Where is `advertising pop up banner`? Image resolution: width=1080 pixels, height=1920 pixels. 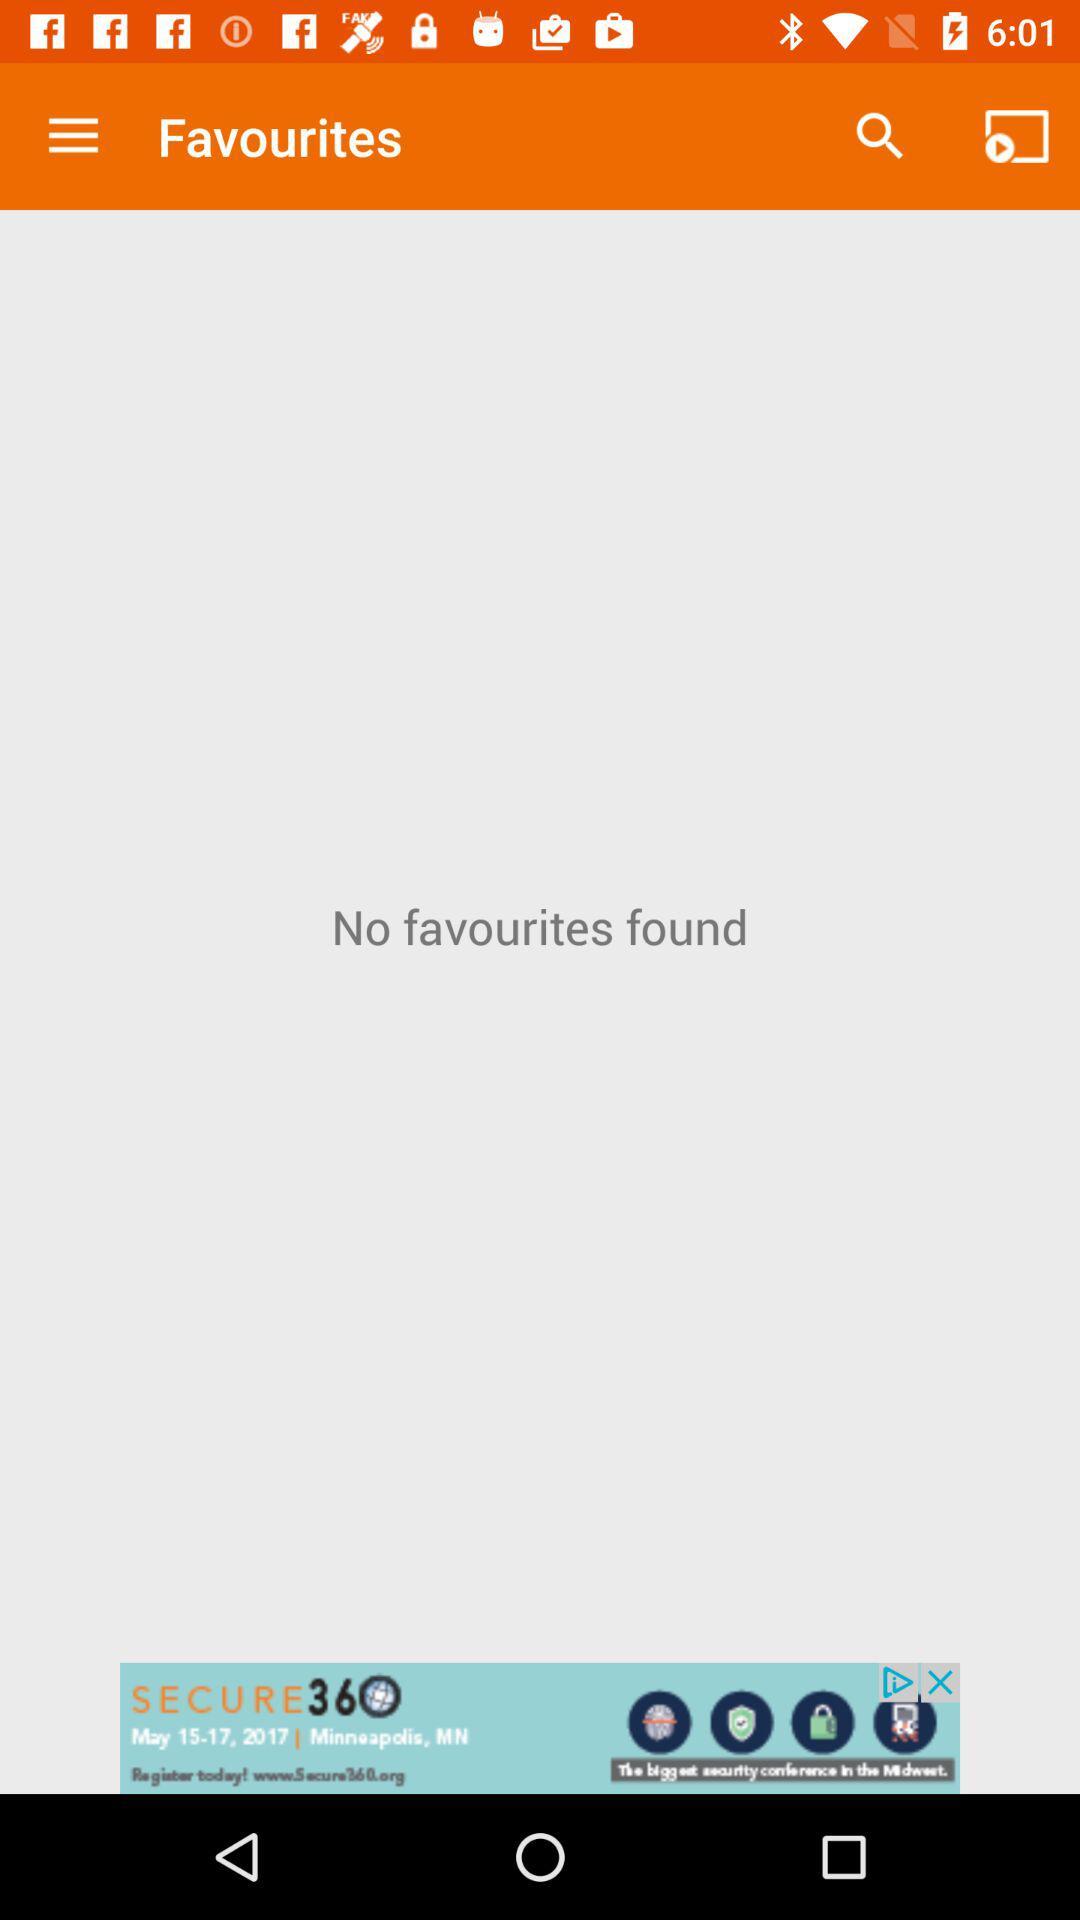
advertising pop up banner is located at coordinates (540, 1727).